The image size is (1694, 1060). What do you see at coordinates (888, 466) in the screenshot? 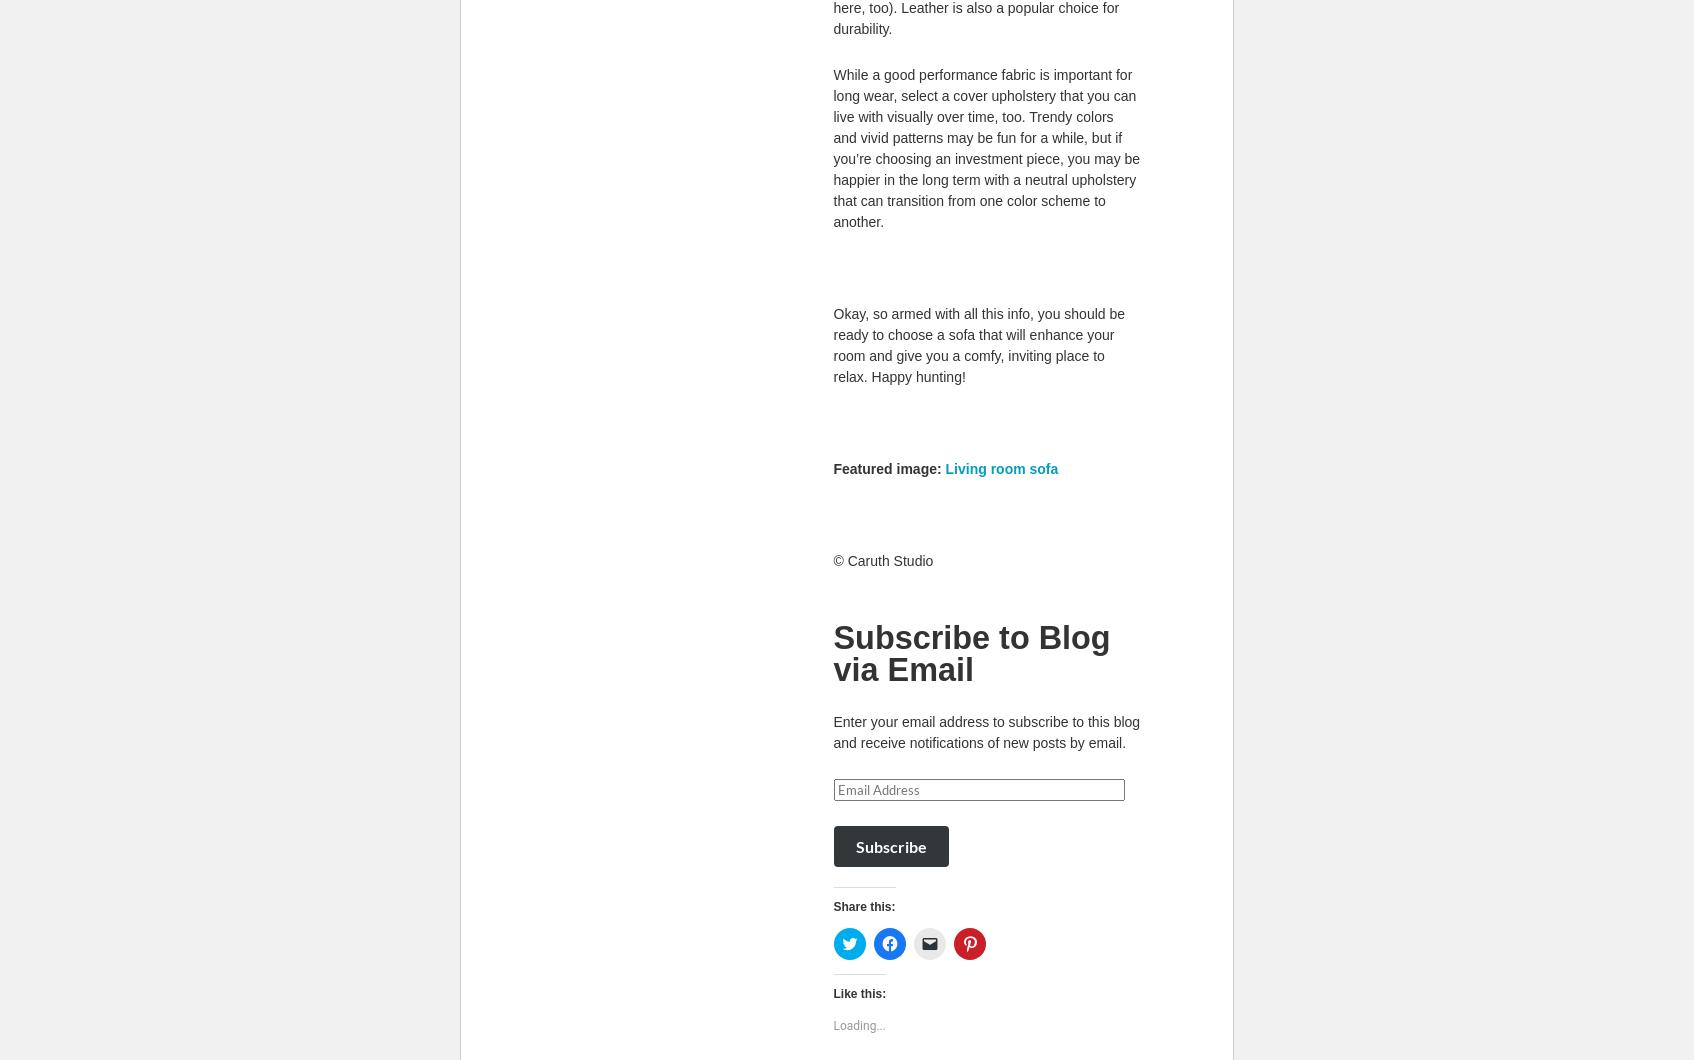
I see `'Featured image:'` at bounding box center [888, 466].